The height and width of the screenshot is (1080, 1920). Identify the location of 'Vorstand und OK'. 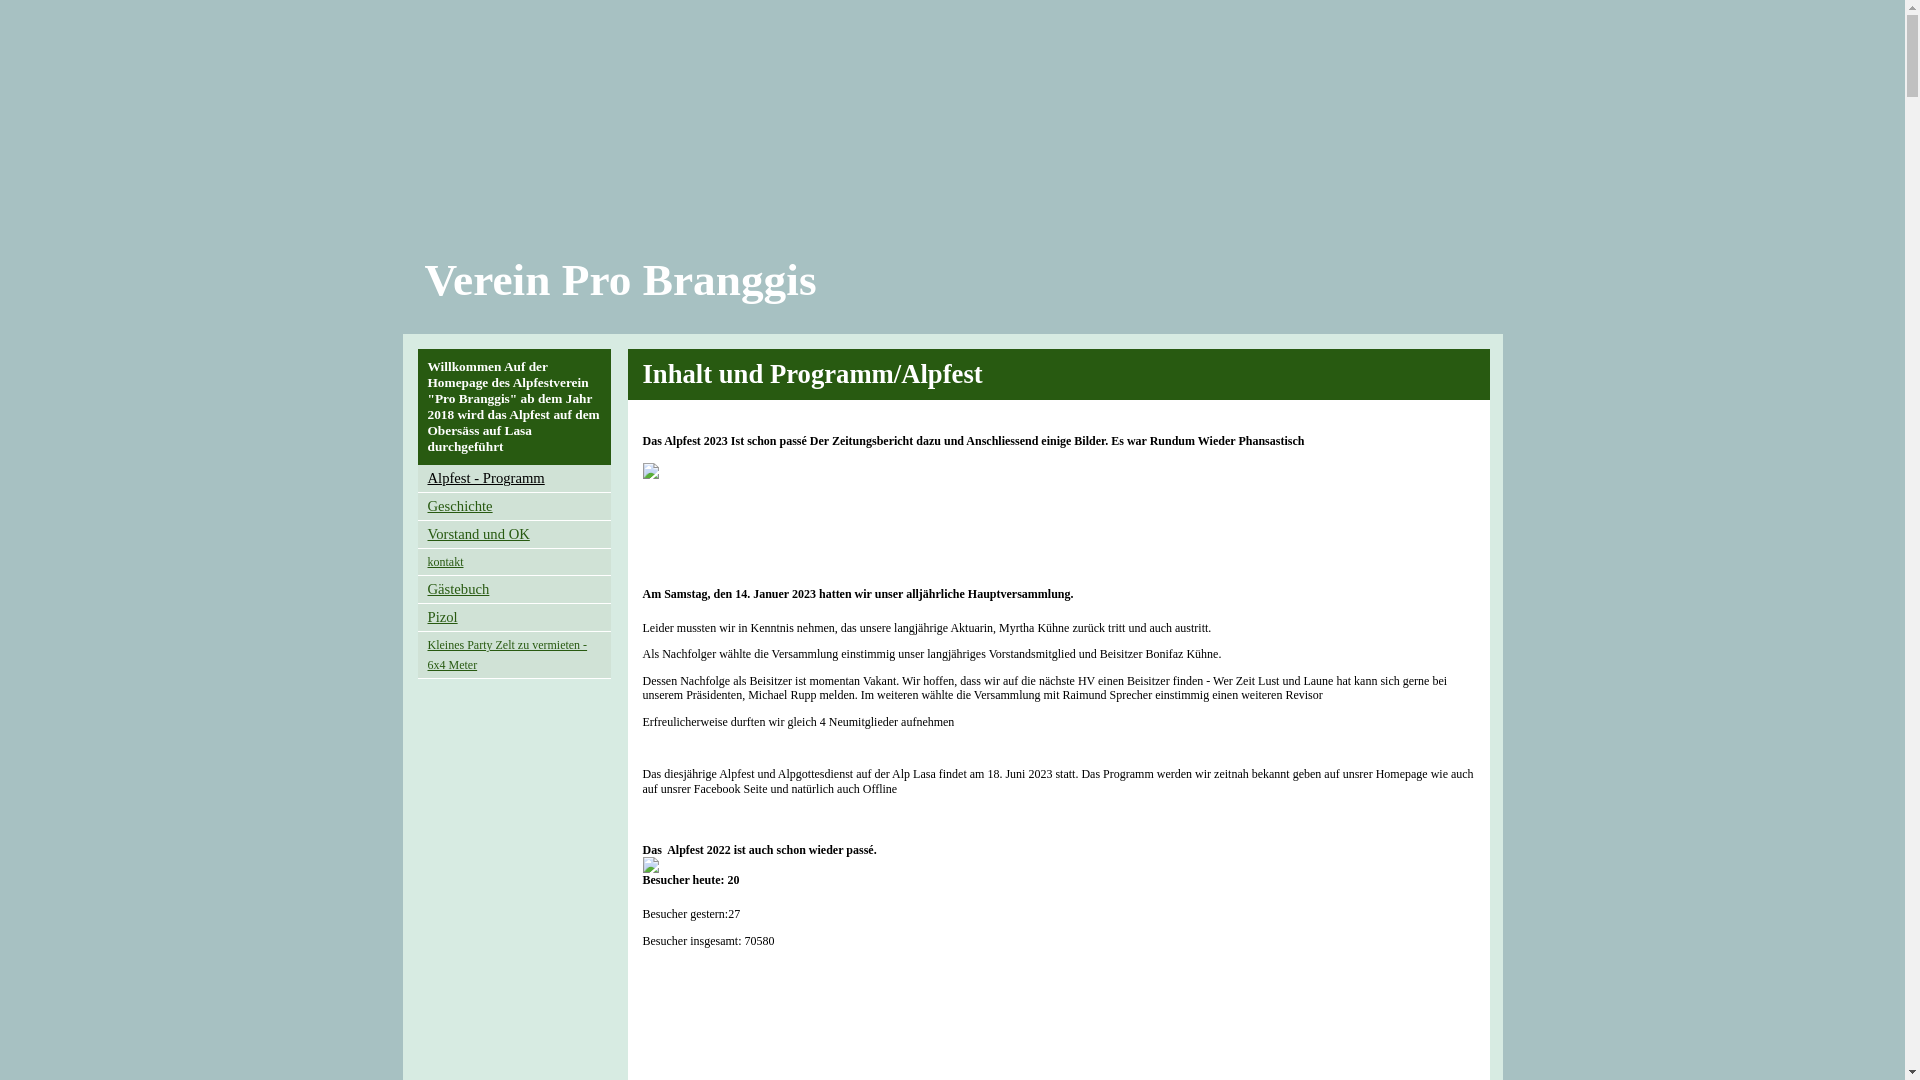
(478, 534).